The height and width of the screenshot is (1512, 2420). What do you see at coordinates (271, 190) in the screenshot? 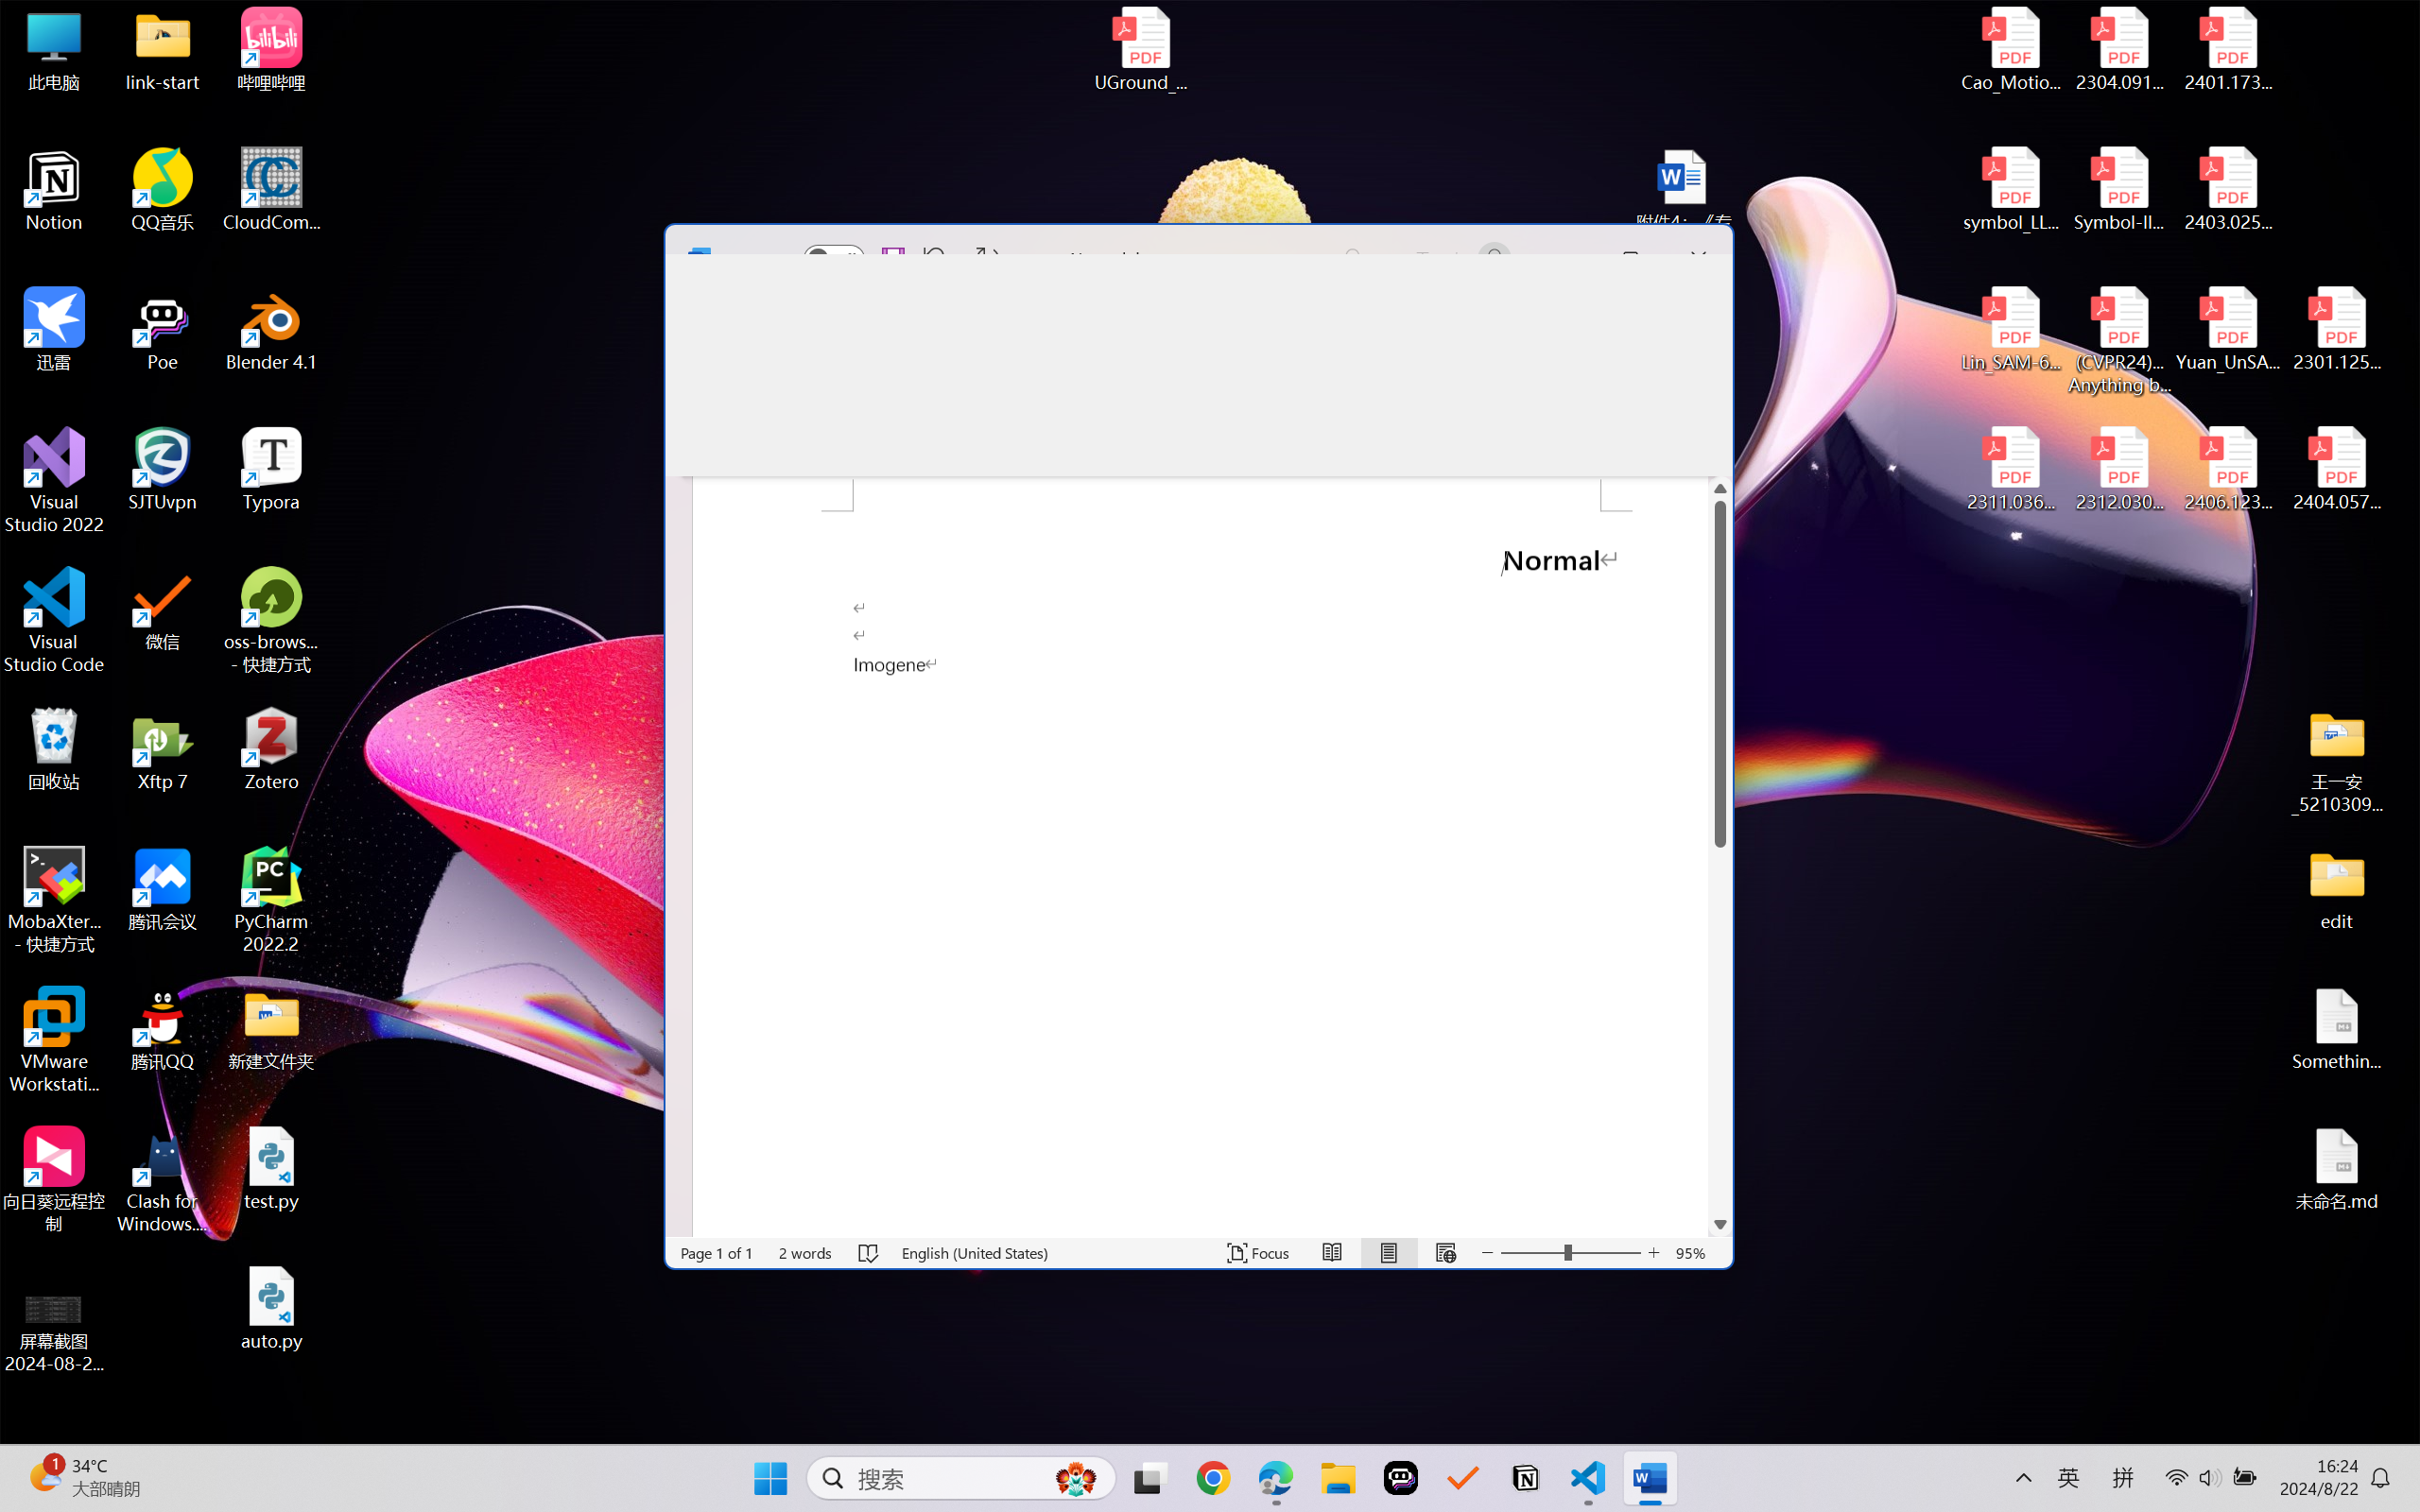
I see `'CloudCompare'` at bounding box center [271, 190].